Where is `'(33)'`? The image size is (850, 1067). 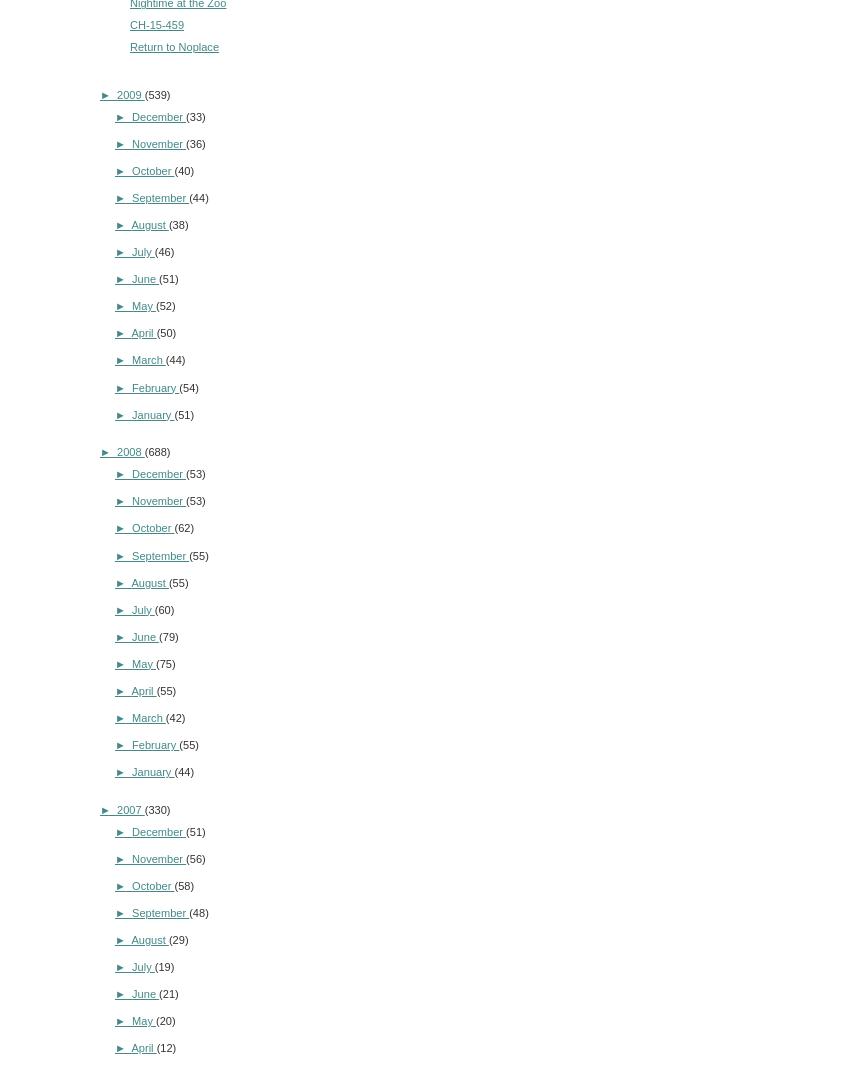
'(33)' is located at coordinates (194, 114).